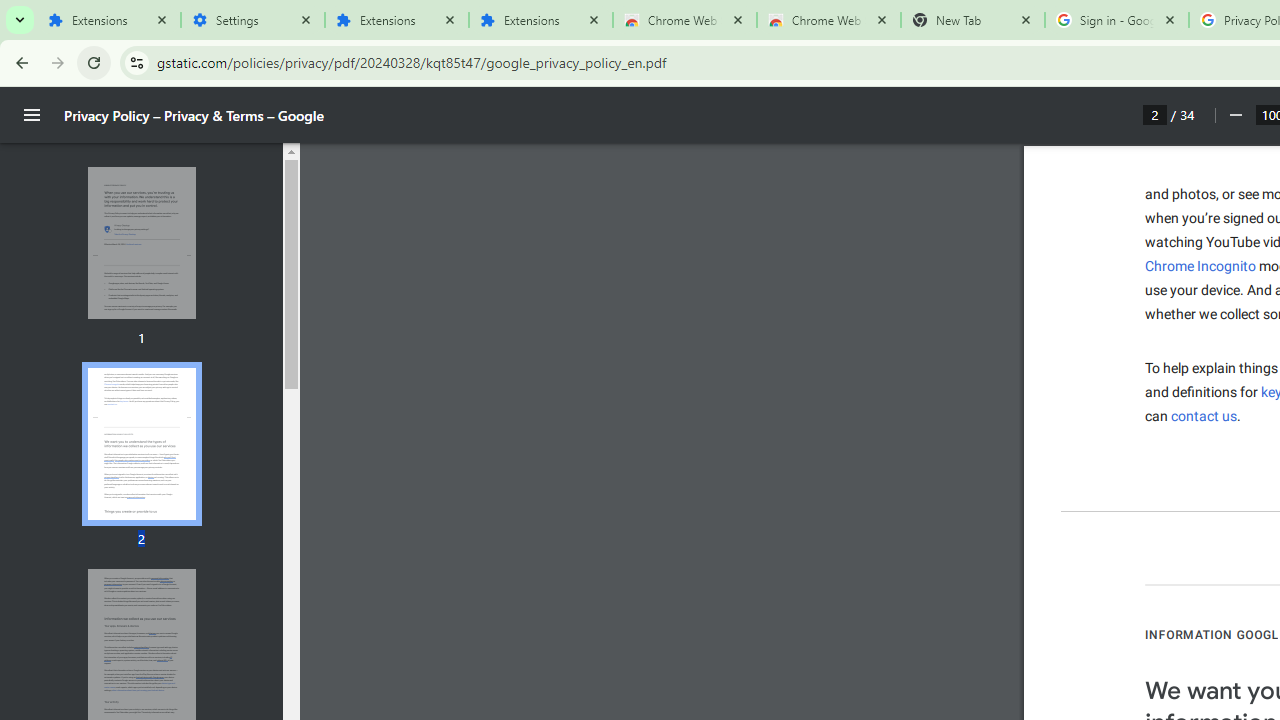 The width and height of the screenshot is (1280, 720). Describe the element at coordinates (1203, 415) in the screenshot. I see `'contact us'` at that location.